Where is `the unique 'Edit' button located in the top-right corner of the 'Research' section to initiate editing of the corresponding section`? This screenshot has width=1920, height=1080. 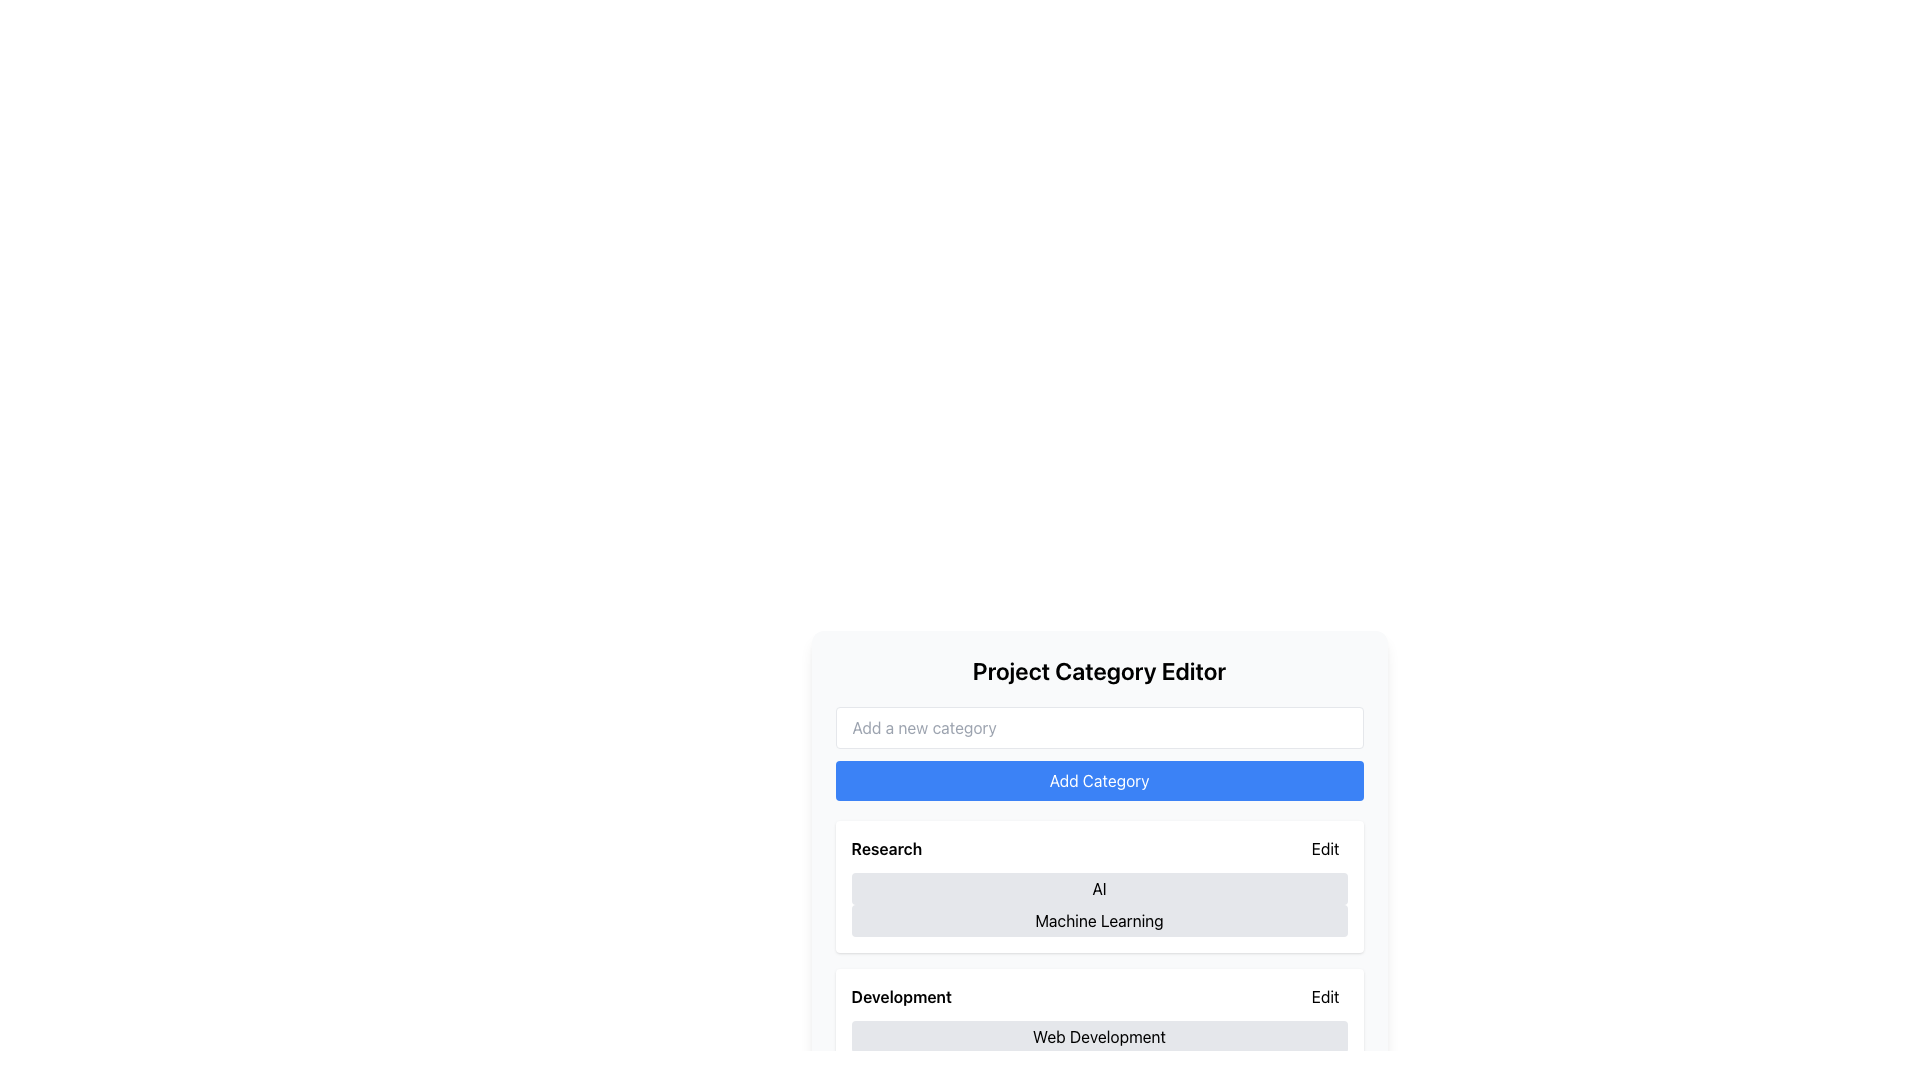 the unique 'Edit' button located in the top-right corner of the 'Research' section to initiate editing of the corresponding section is located at coordinates (1325, 848).